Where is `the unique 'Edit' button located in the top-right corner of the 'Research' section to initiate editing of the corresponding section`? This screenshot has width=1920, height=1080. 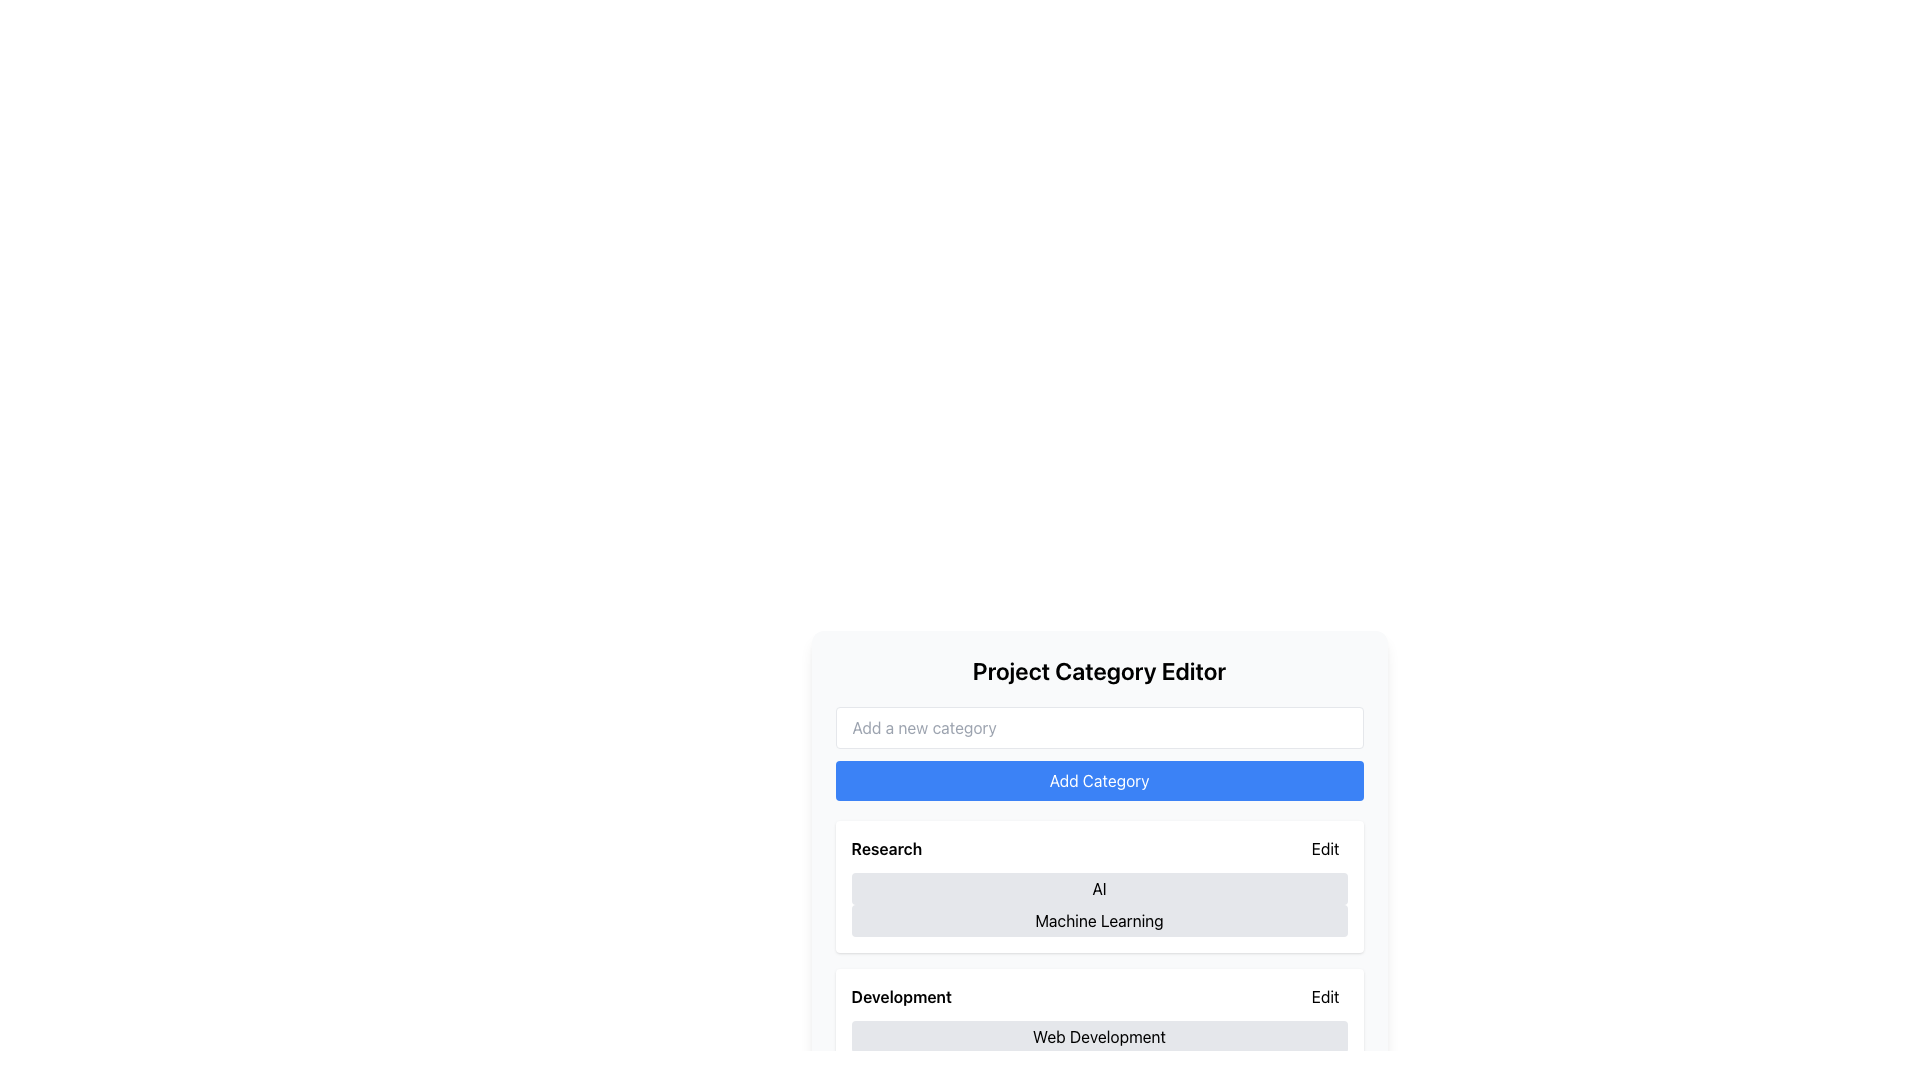 the unique 'Edit' button located in the top-right corner of the 'Research' section to initiate editing of the corresponding section is located at coordinates (1325, 848).